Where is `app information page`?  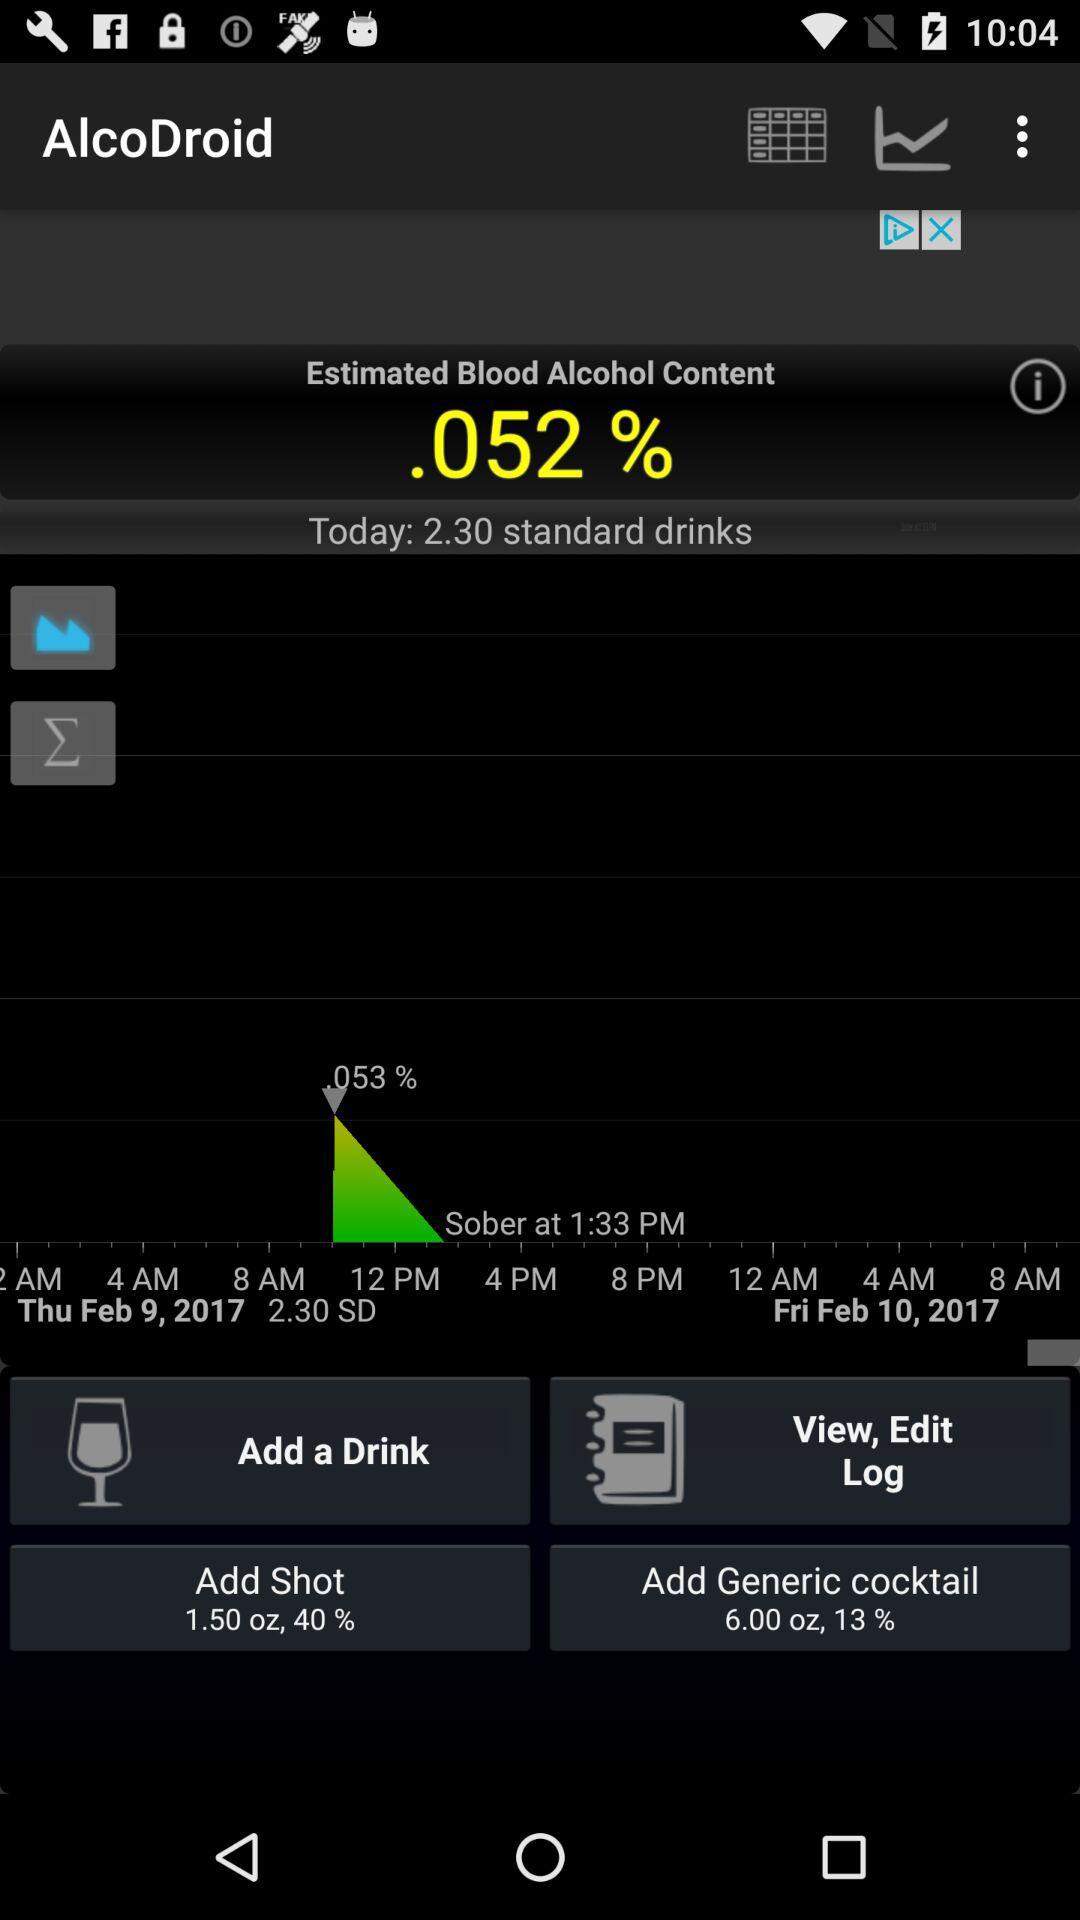
app information page is located at coordinates (1036, 386).